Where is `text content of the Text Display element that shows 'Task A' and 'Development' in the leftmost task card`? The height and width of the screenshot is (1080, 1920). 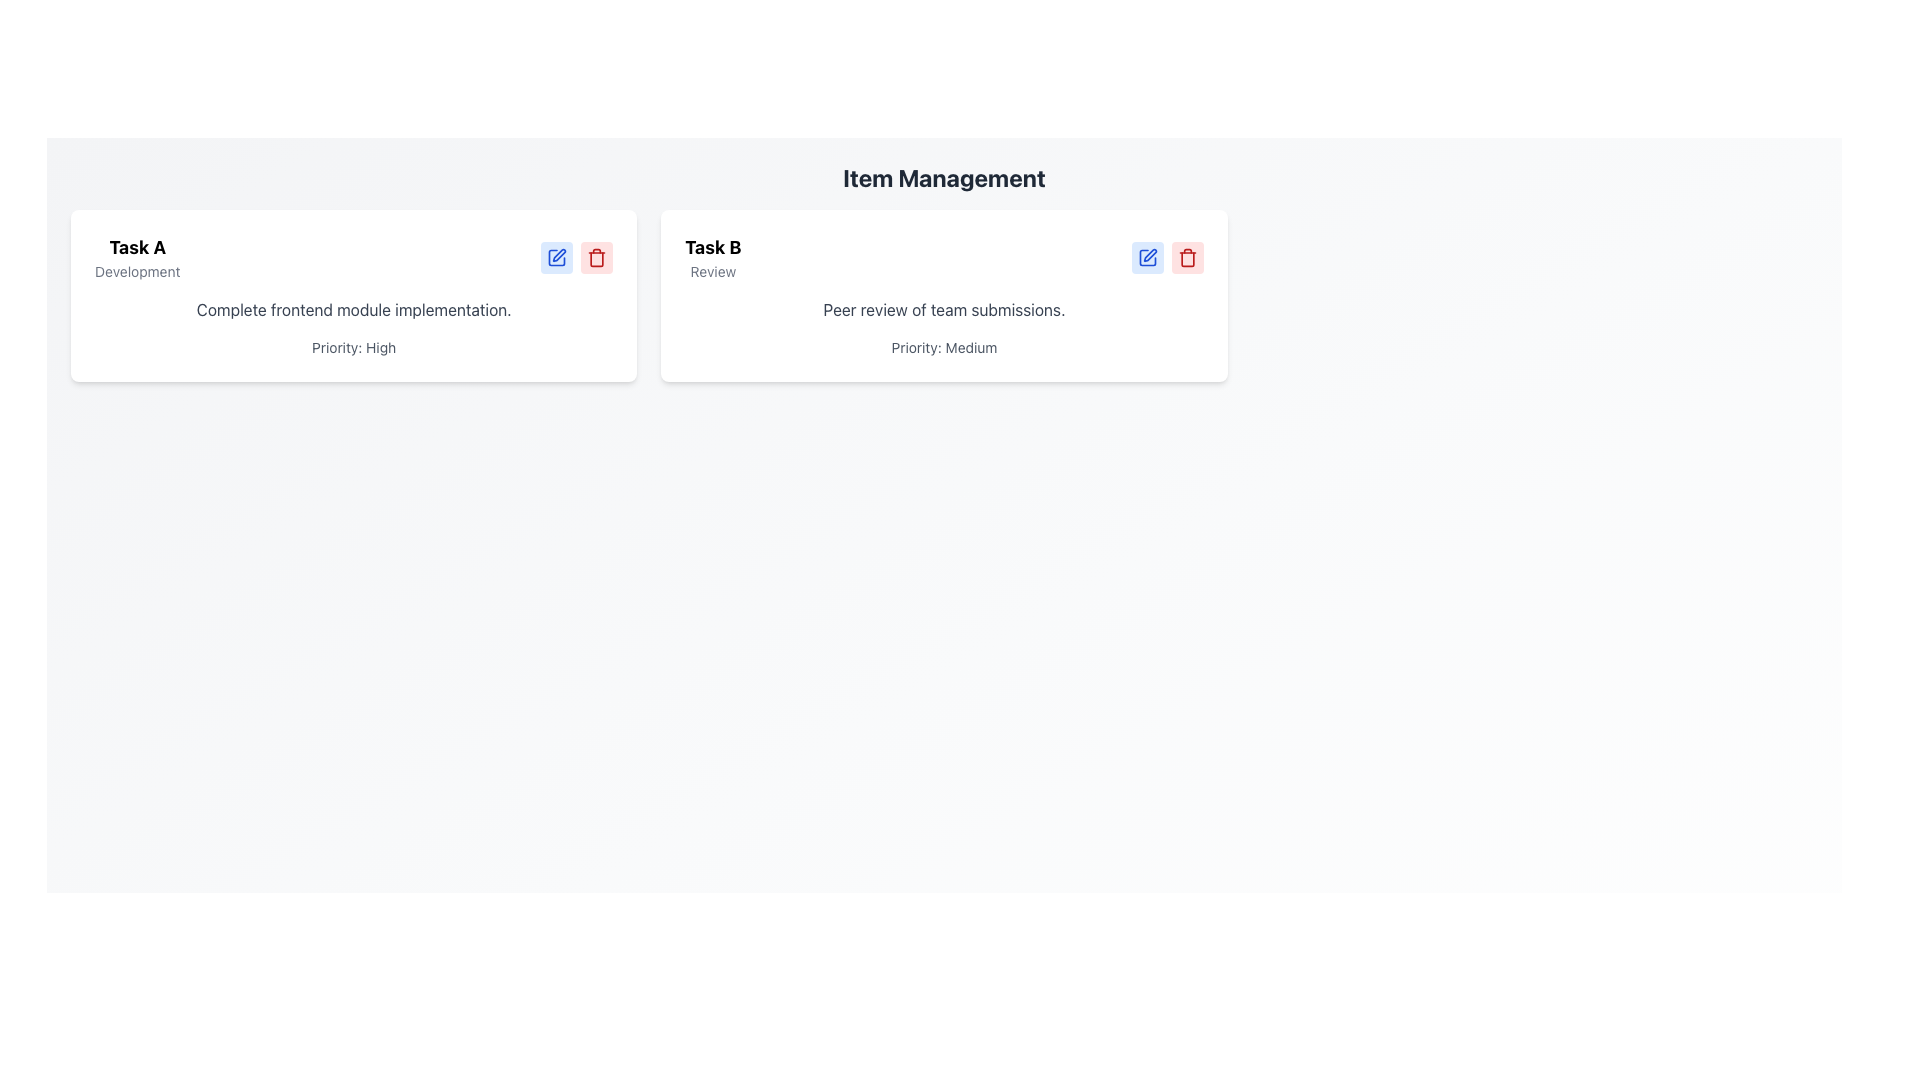 text content of the Text Display element that shows 'Task A' and 'Development' in the leftmost task card is located at coordinates (136, 257).